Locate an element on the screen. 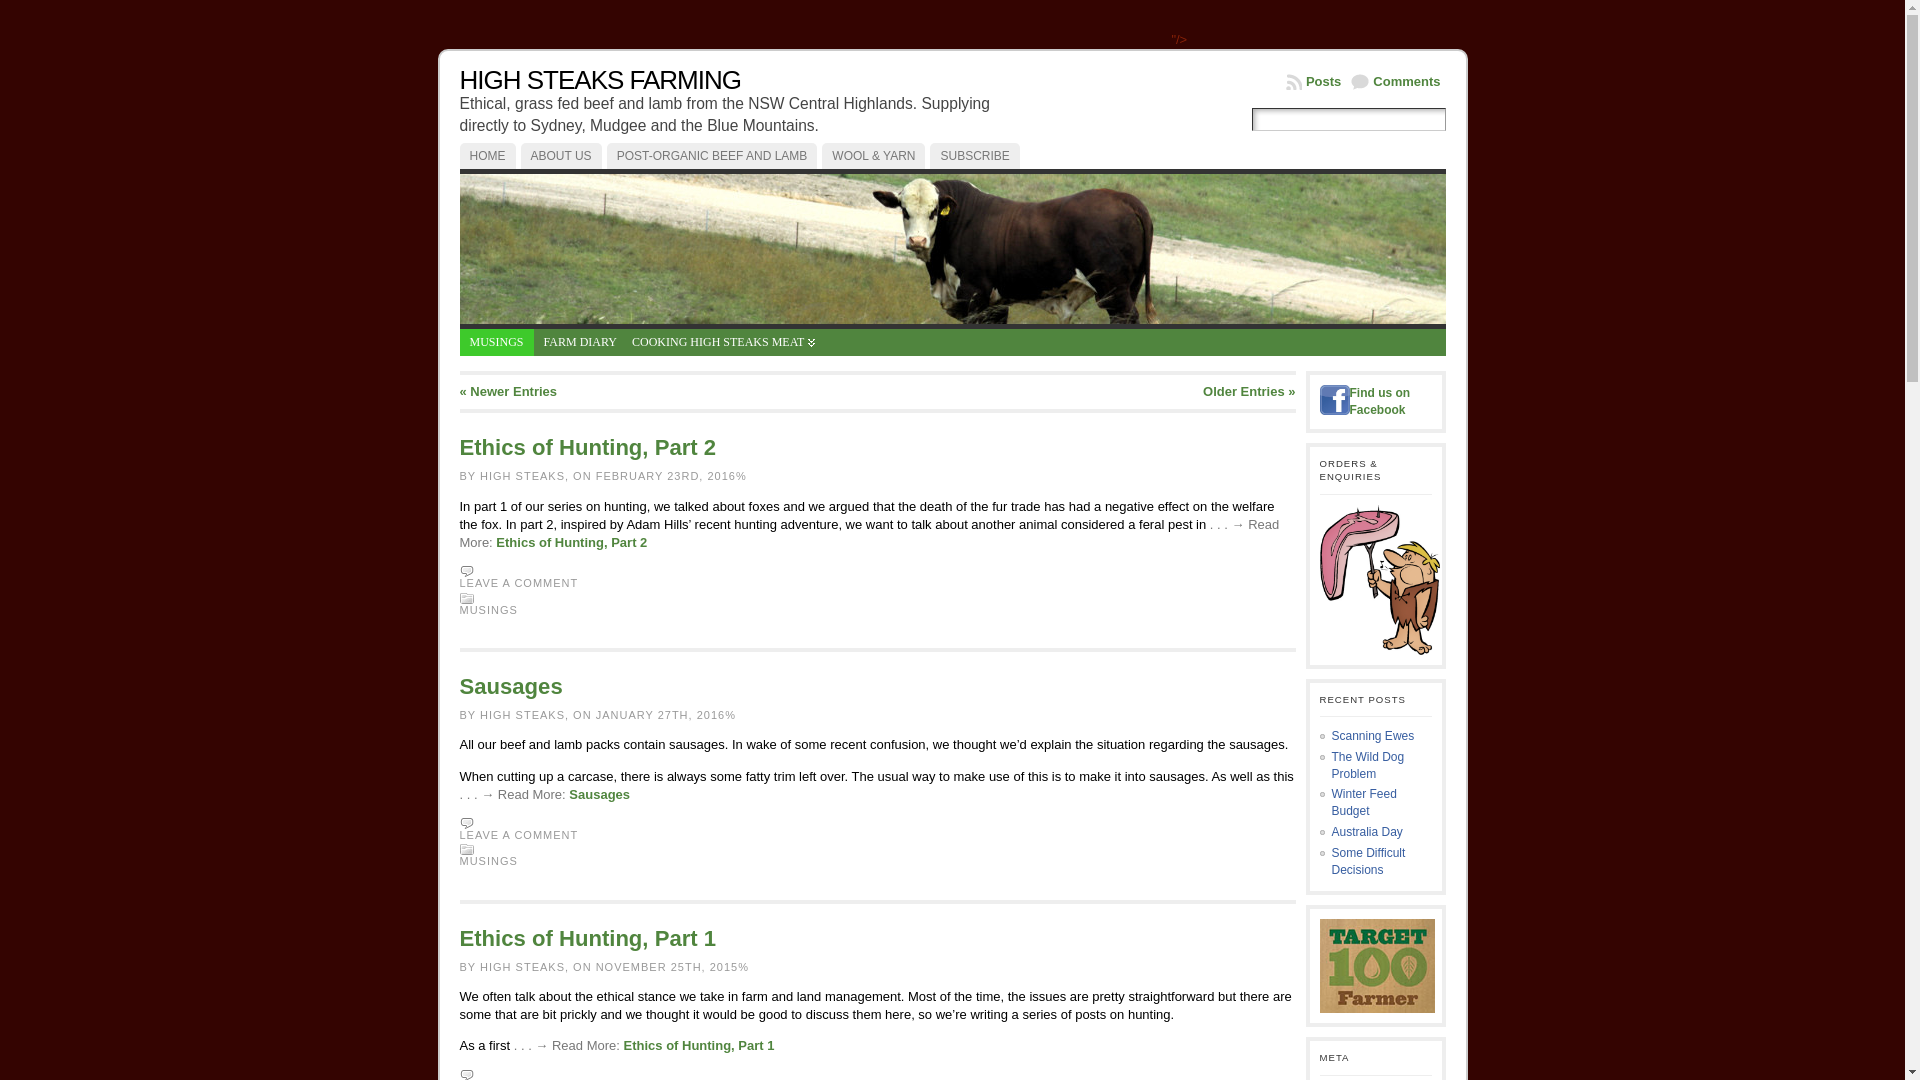 This screenshot has width=1920, height=1080. 'Comments' is located at coordinates (1394, 80).